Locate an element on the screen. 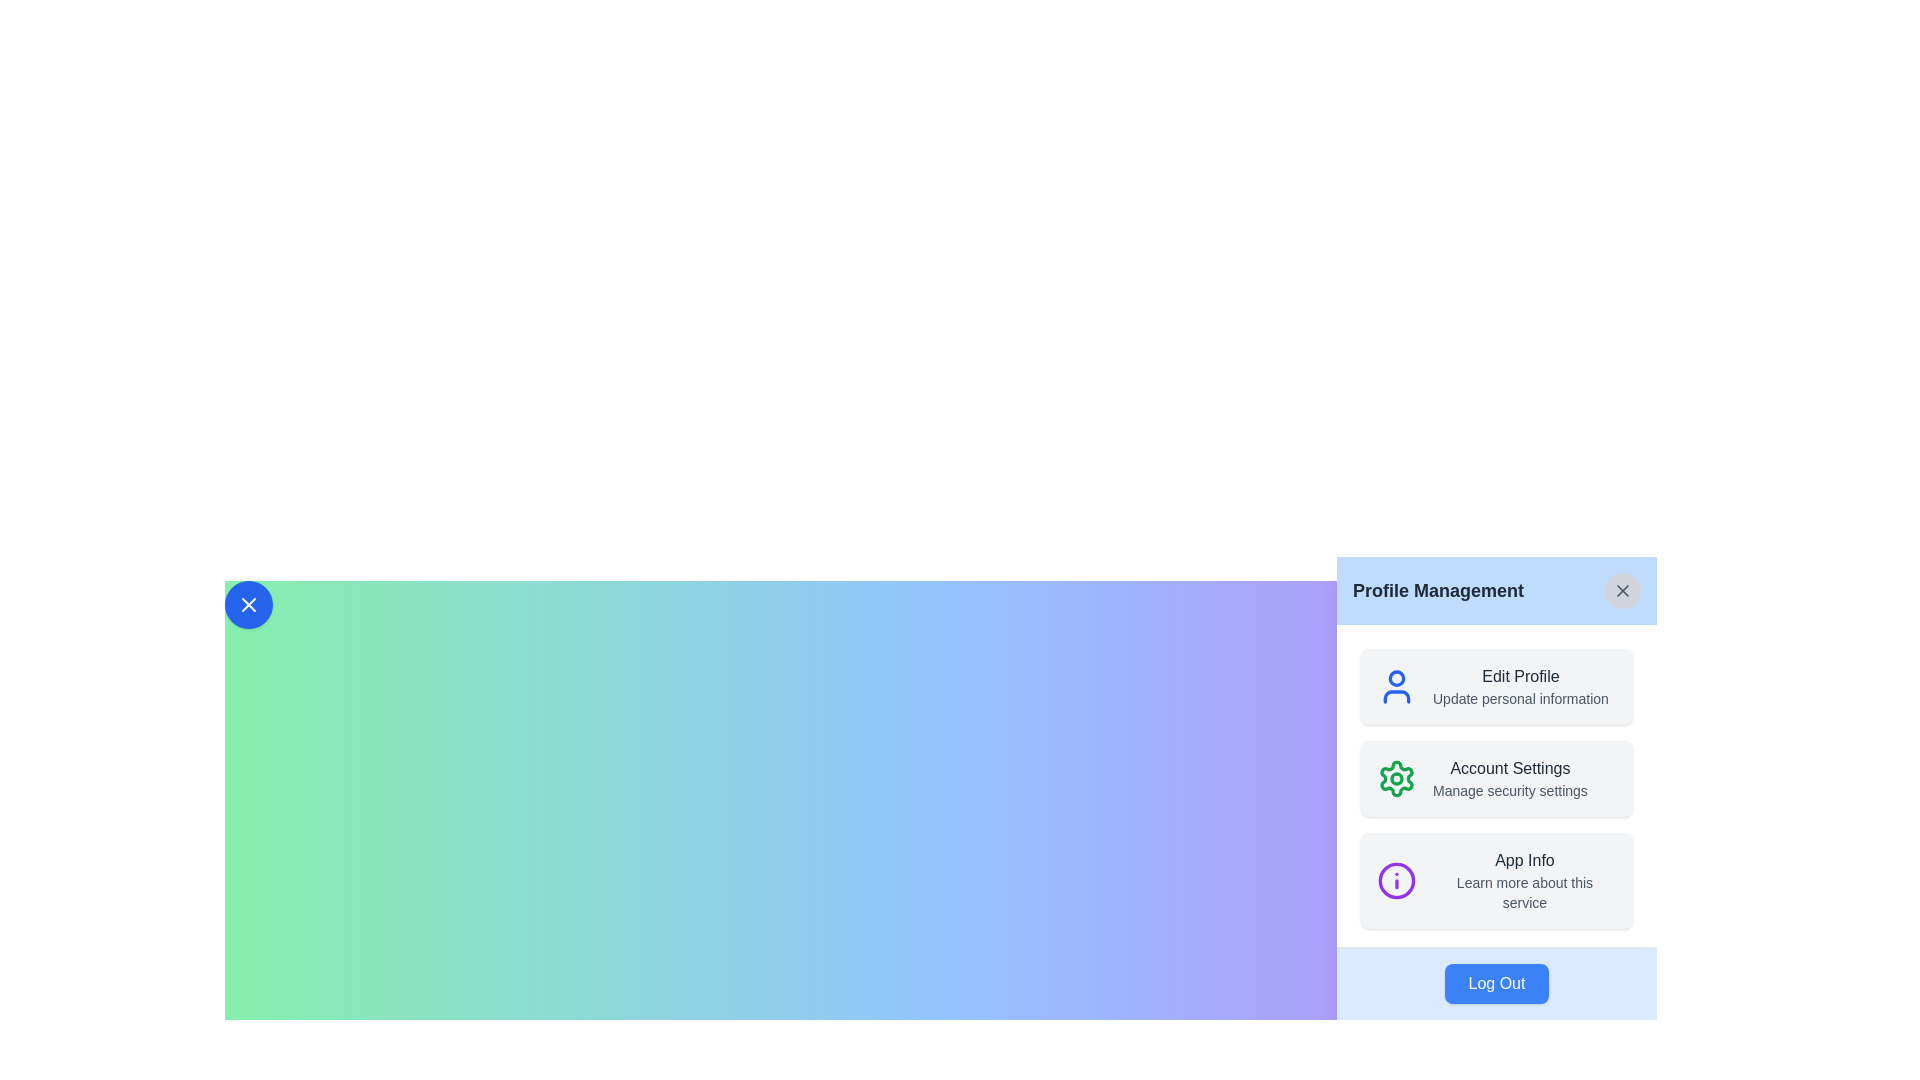 Image resolution: width=1920 pixels, height=1080 pixels. the Text Label that displays 'App Info', which is a gray medium-weight sans-serif font, located in the lower portion of a vertical list in the sidebar interface is located at coordinates (1524, 859).